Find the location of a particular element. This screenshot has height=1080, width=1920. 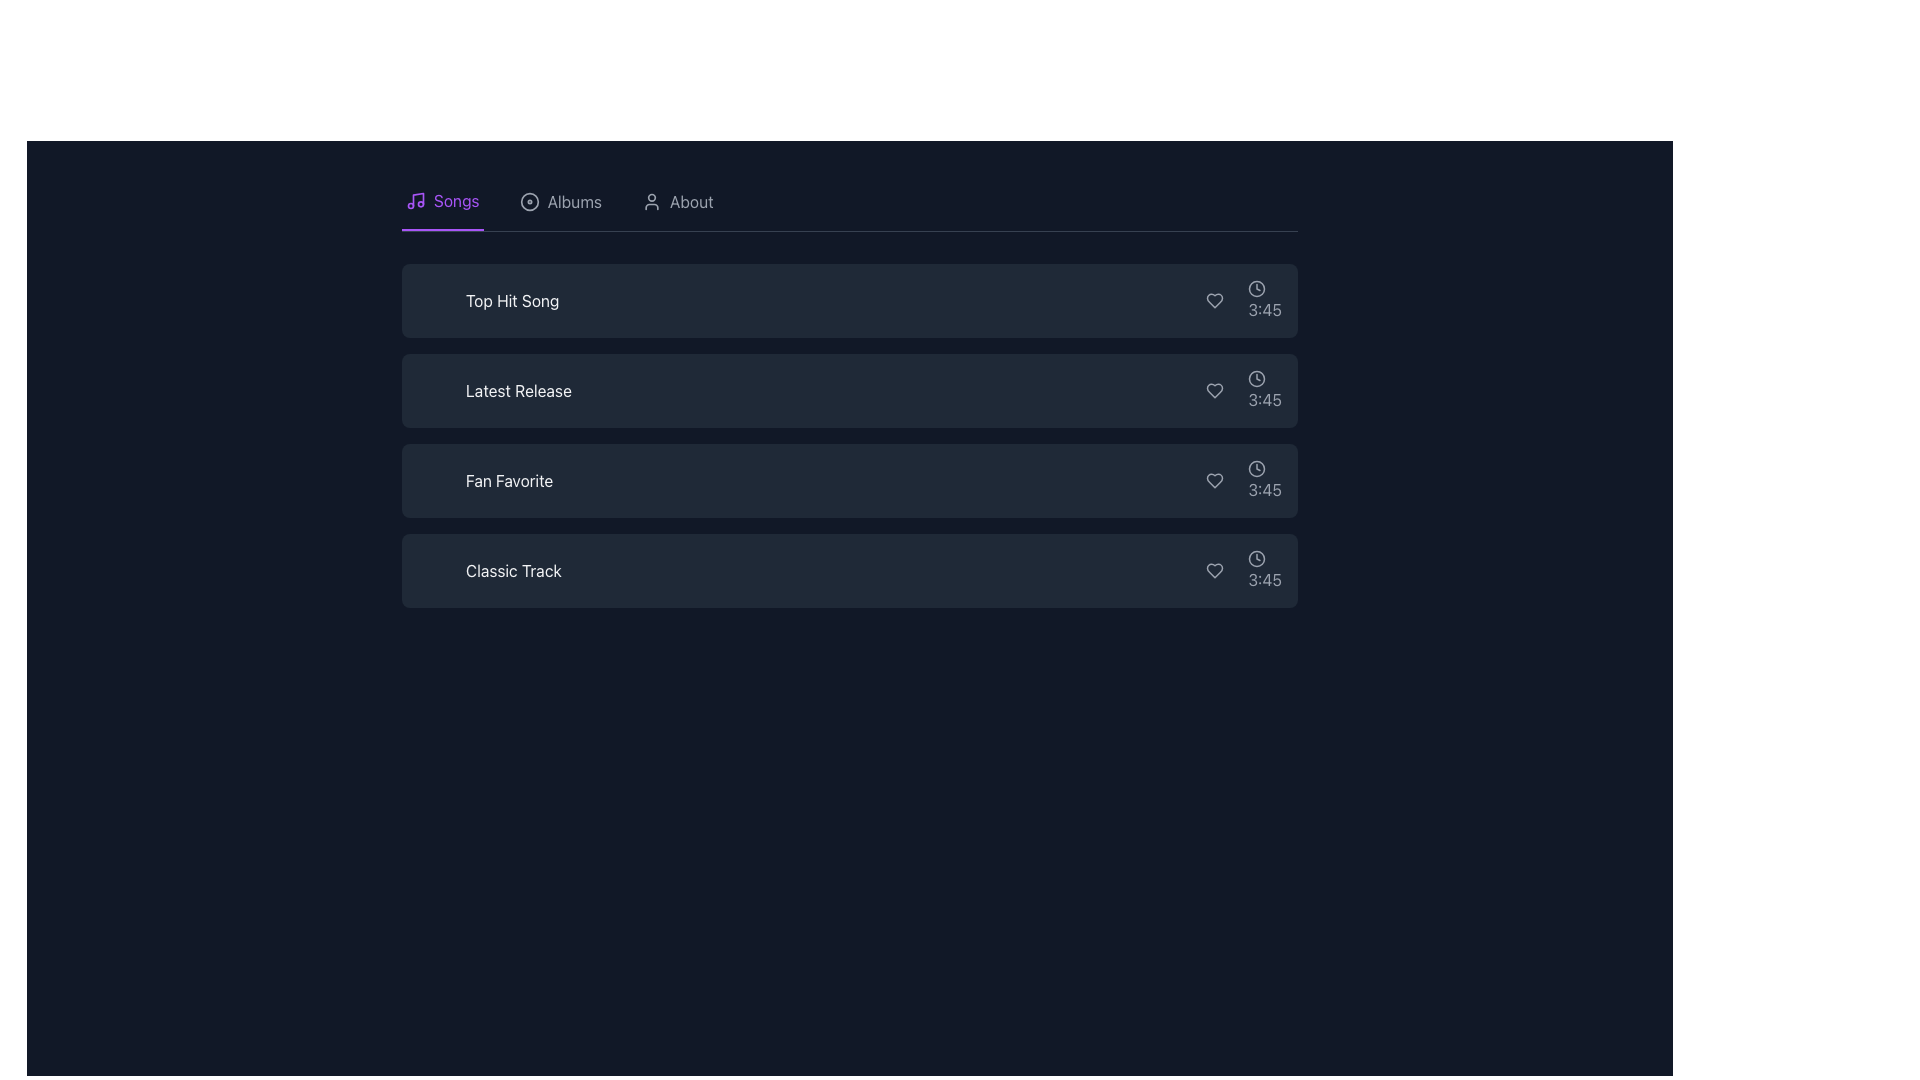

the 'Songs' Icon located in the top left corner of the navigation menu, which is positioned immediately to the left of the 'Songs' label is located at coordinates (415, 200).